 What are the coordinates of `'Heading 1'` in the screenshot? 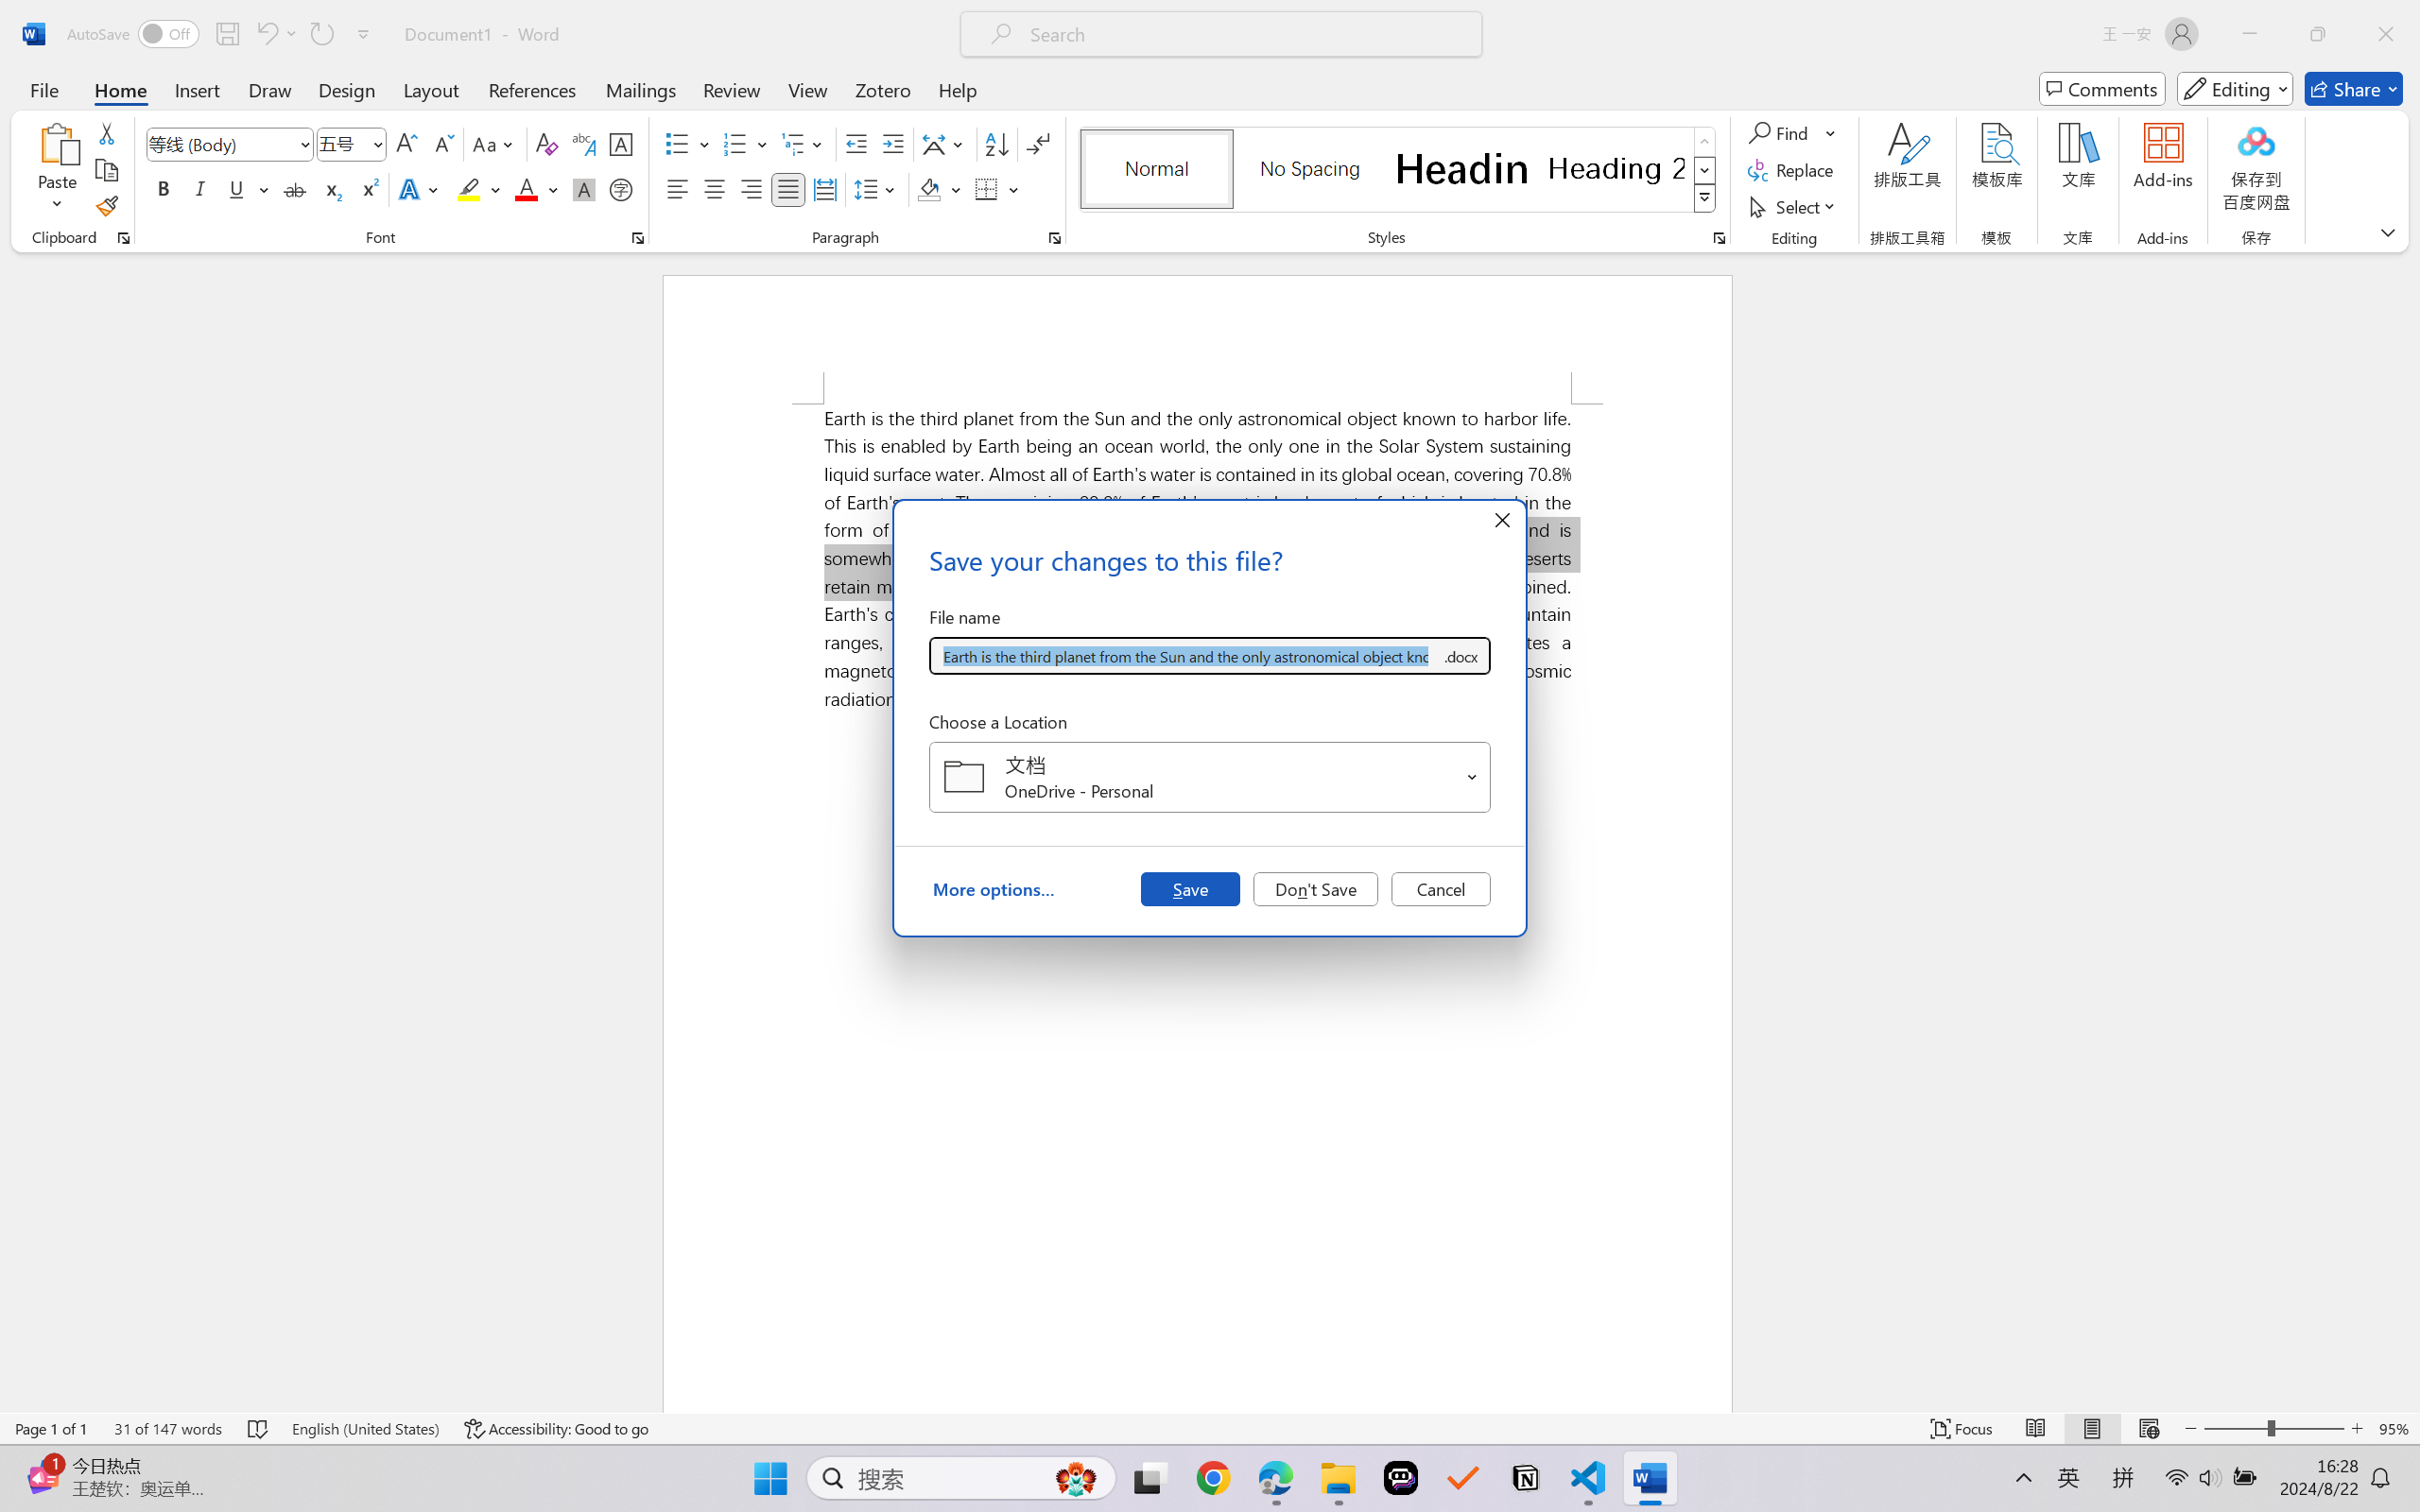 It's located at (1461, 168).